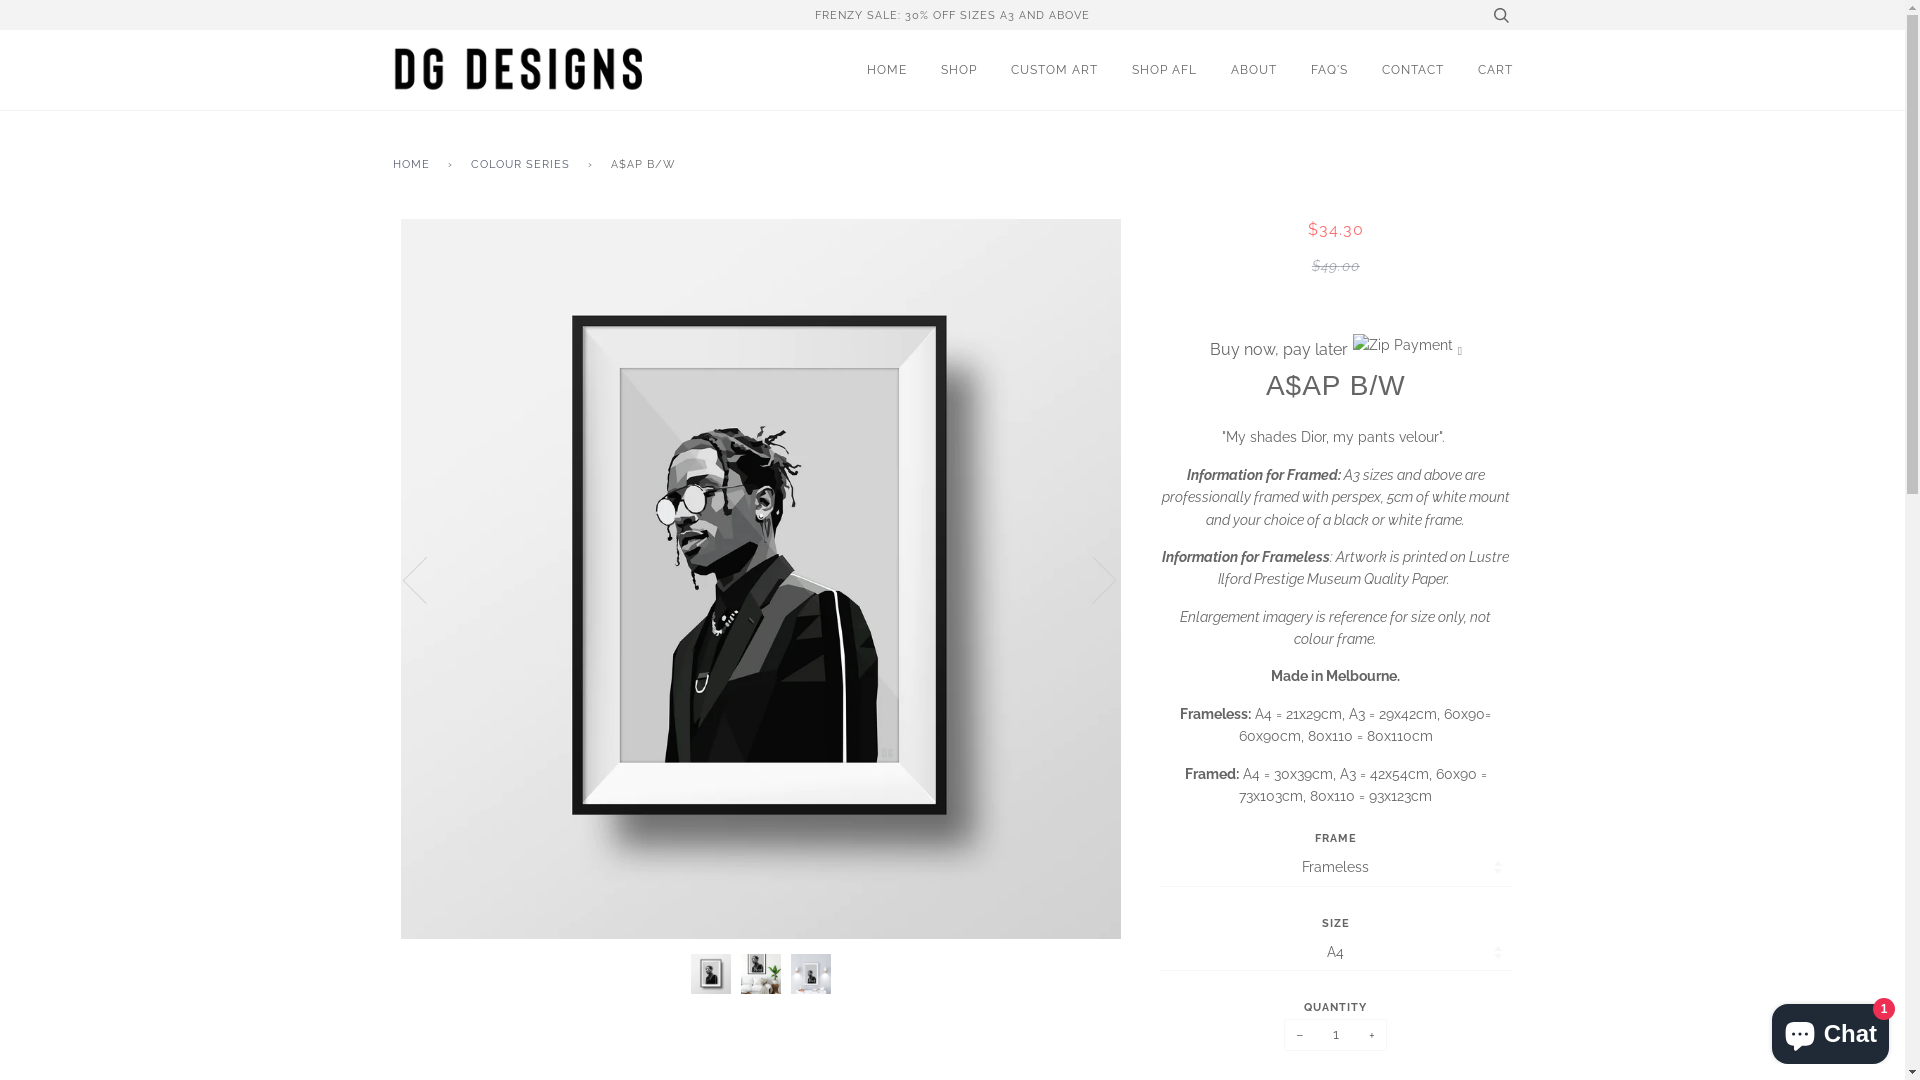  I want to click on '+', so click(1371, 1034).